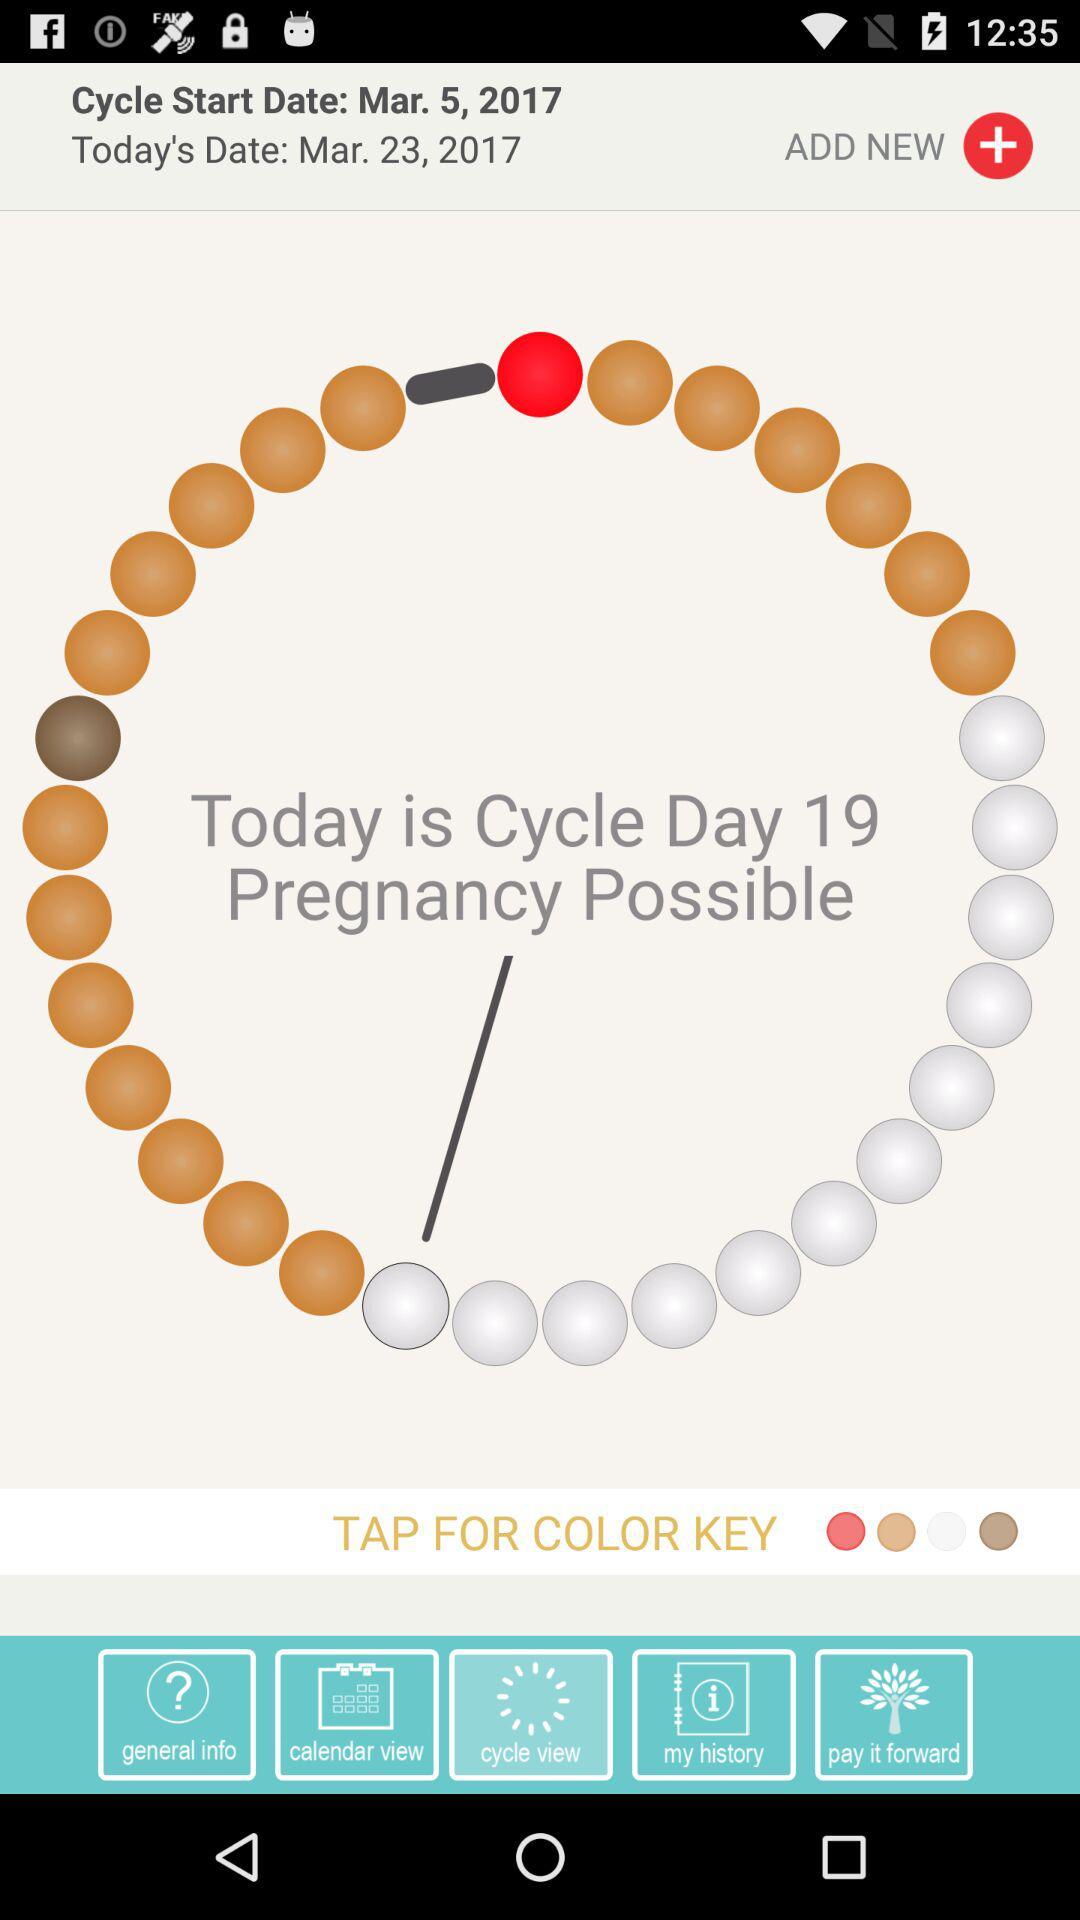 The width and height of the screenshot is (1080, 1920). Describe the element at coordinates (176, 1713) in the screenshot. I see `icon to the left of the   app` at that location.